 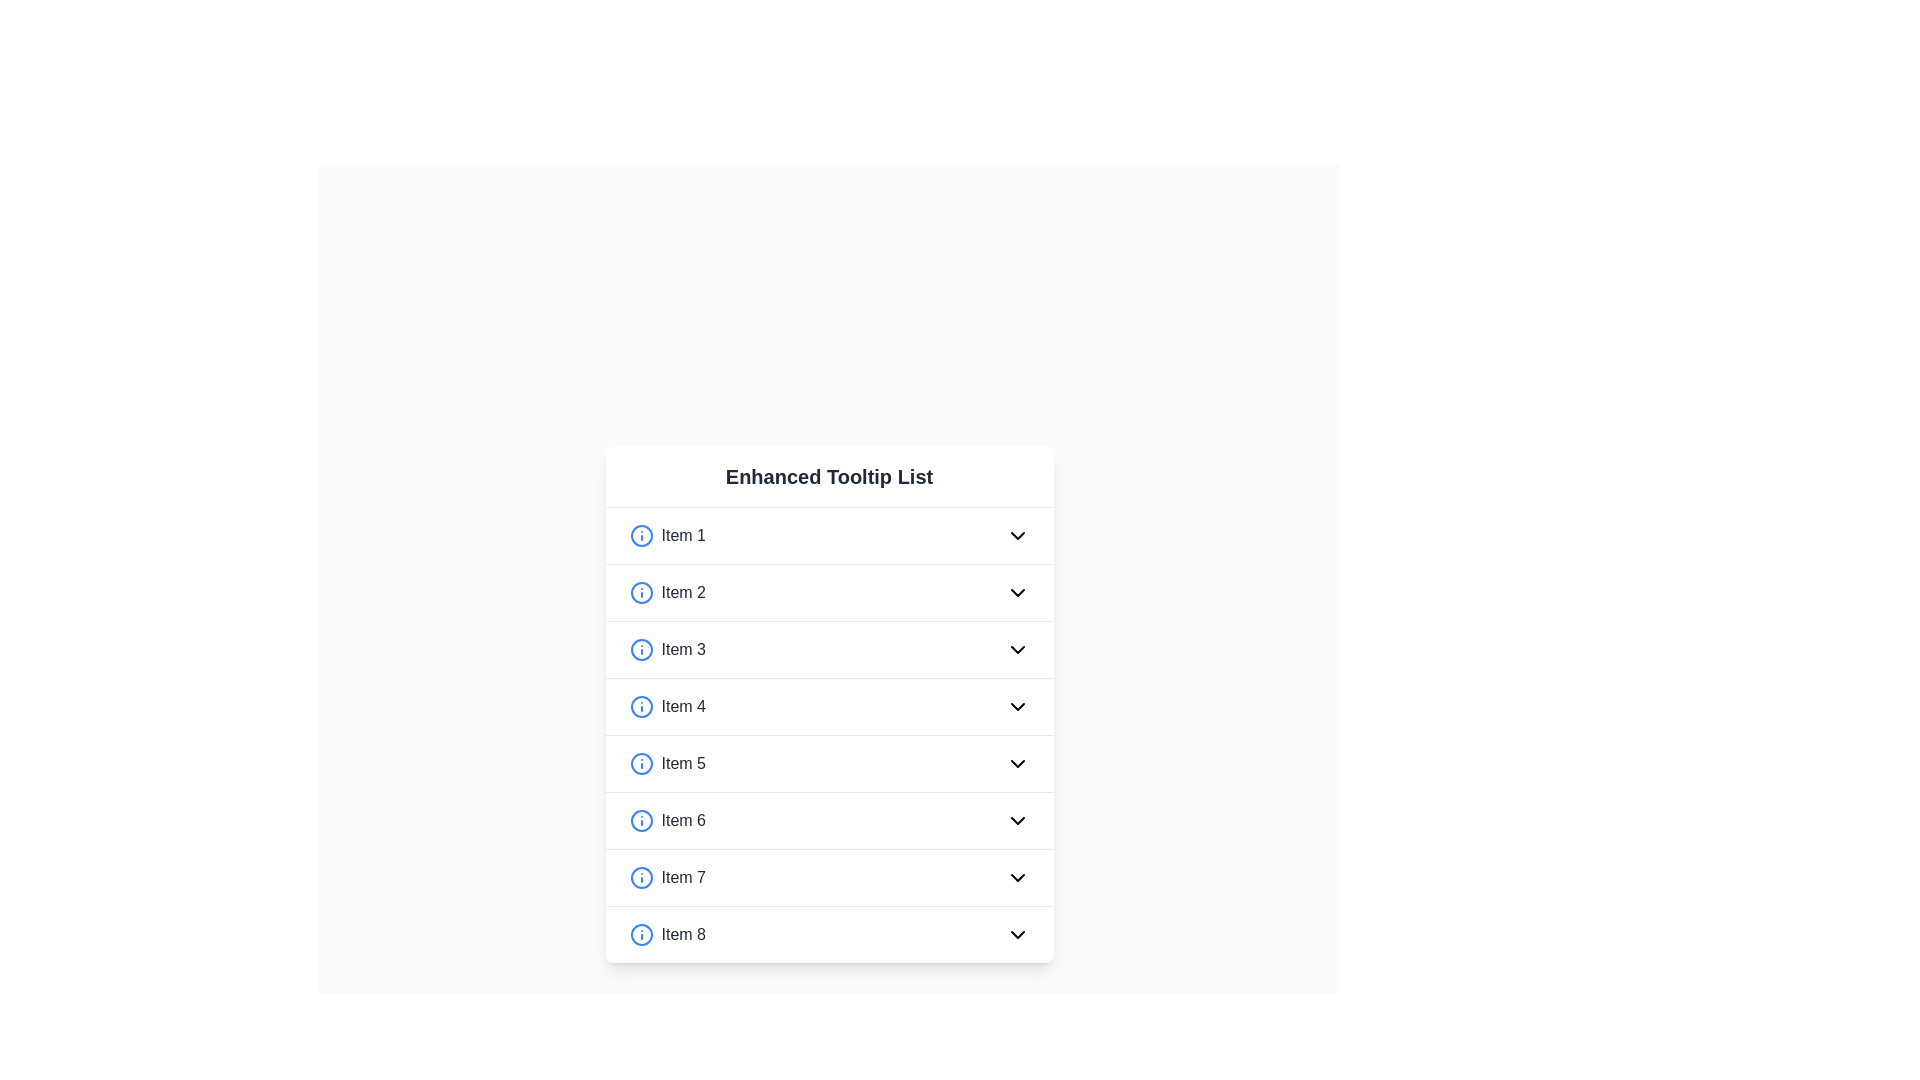 What do you see at coordinates (641, 650) in the screenshot?
I see `the icon for 'Item 3' located in the third row of the 'Enhanced Tooltip List' by moving the cursor to its center point` at bounding box center [641, 650].